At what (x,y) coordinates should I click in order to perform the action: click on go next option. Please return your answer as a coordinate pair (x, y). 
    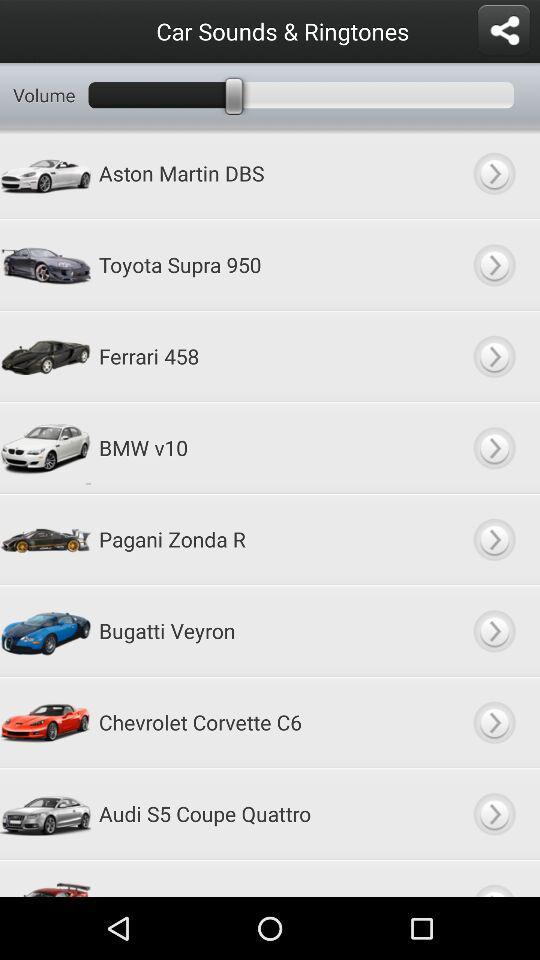
    Looking at the image, I should click on (493, 356).